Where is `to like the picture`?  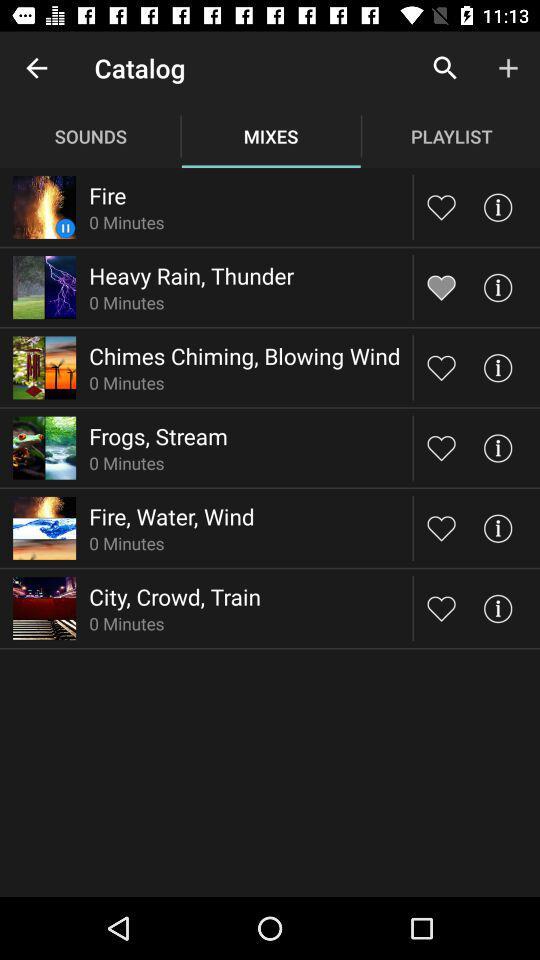 to like the picture is located at coordinates (441, 527).